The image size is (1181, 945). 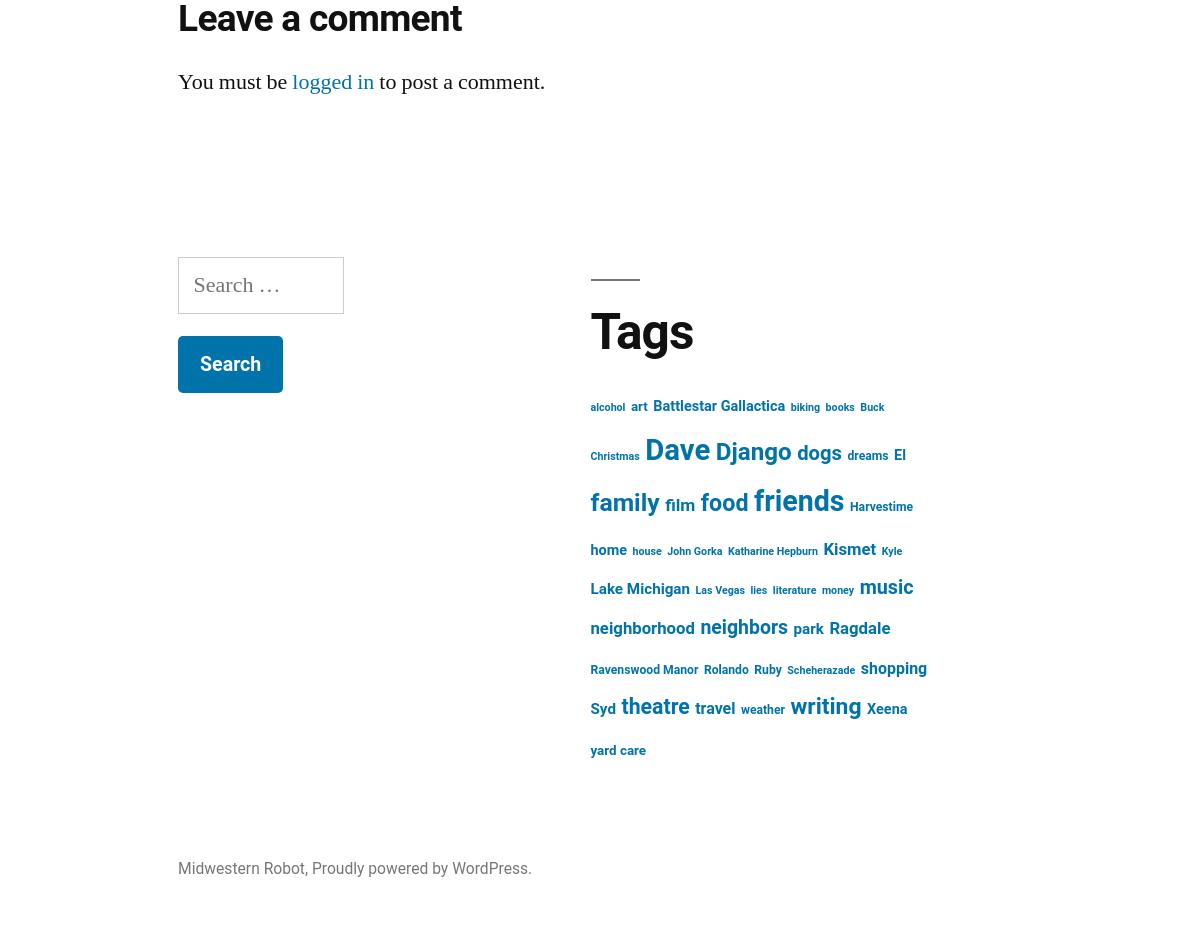 I want to click on 'to post a comment.', so click(x=459, y=81).